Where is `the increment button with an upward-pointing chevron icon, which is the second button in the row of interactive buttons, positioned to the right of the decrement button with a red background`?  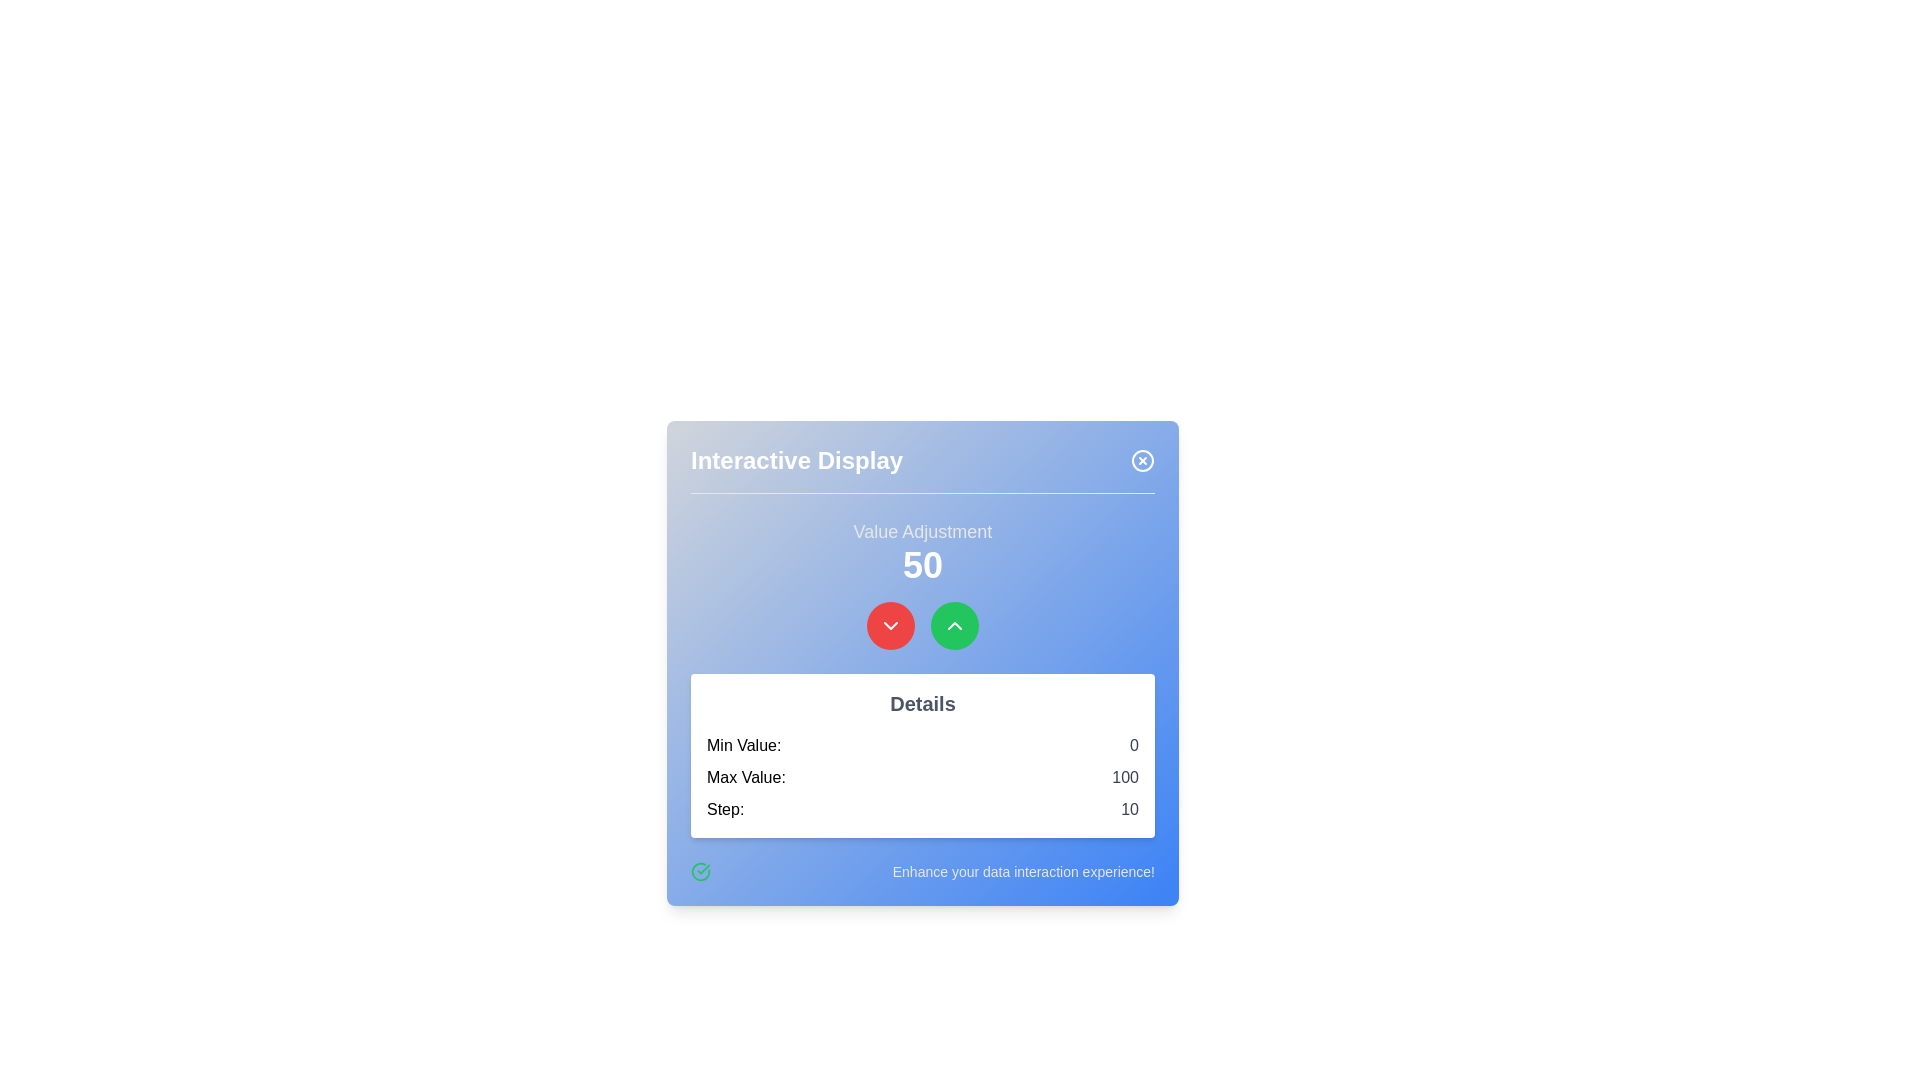
the increment button with an upward-pointing chevron icon, which is the second button in the row of interactive buttons, positioned to the right of the decrement button with a red background is located at coordinates (954, 624).